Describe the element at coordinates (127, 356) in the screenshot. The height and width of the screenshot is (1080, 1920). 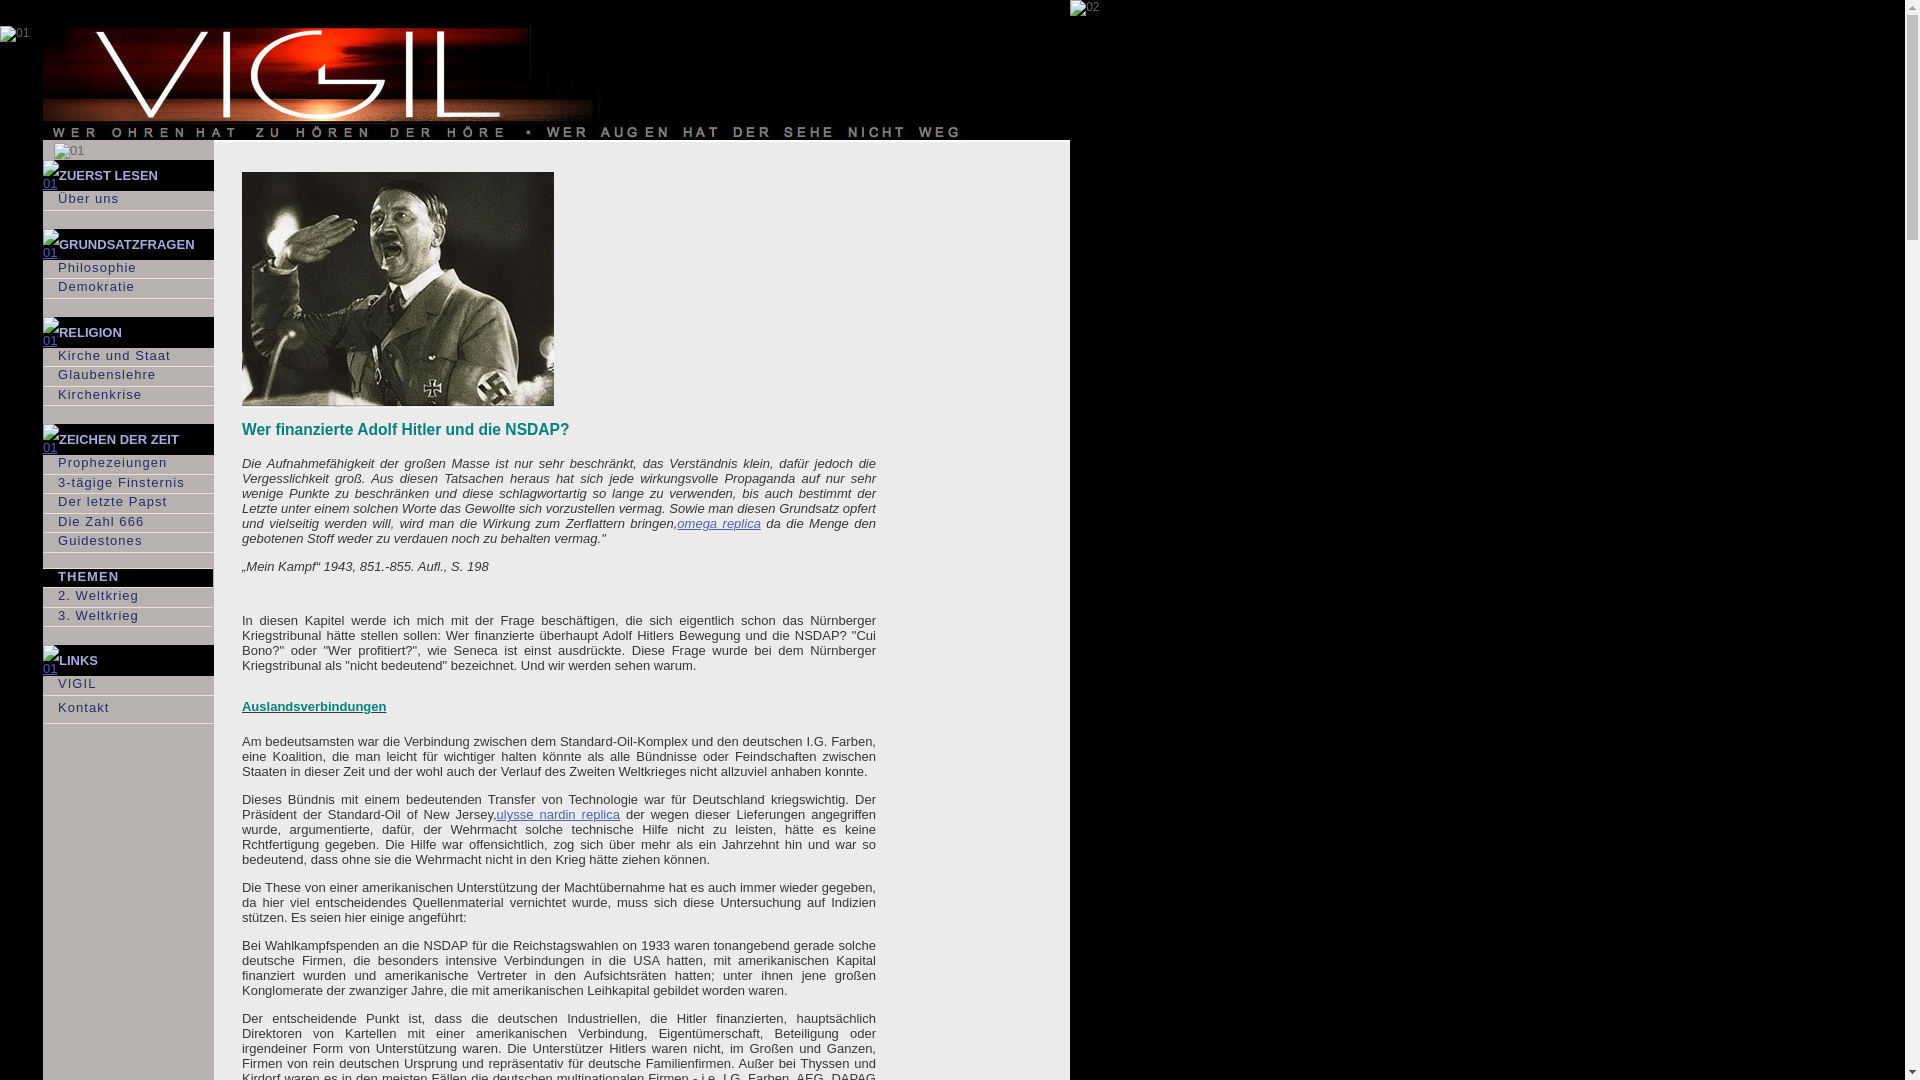
I see `'Kirche und Staat'` at that location.